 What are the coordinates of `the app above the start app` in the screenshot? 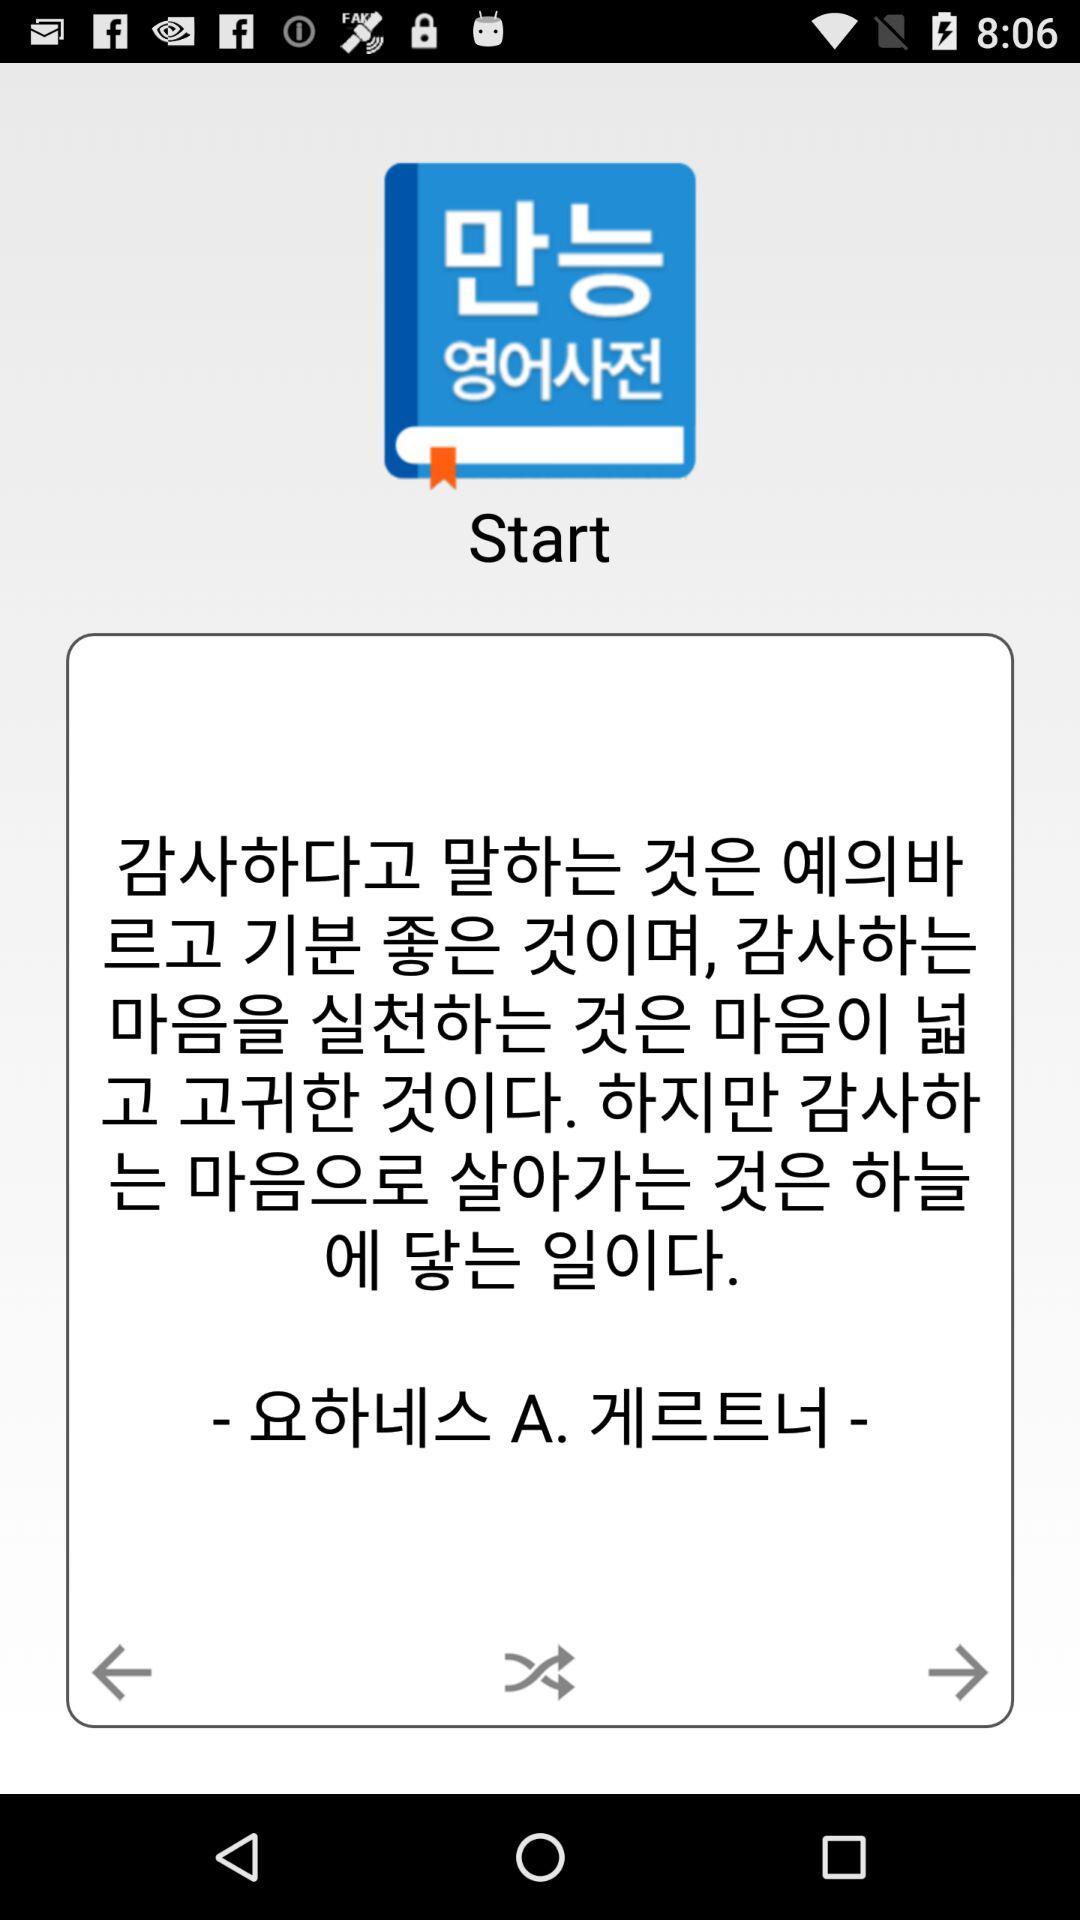 It's located at (540, 323).